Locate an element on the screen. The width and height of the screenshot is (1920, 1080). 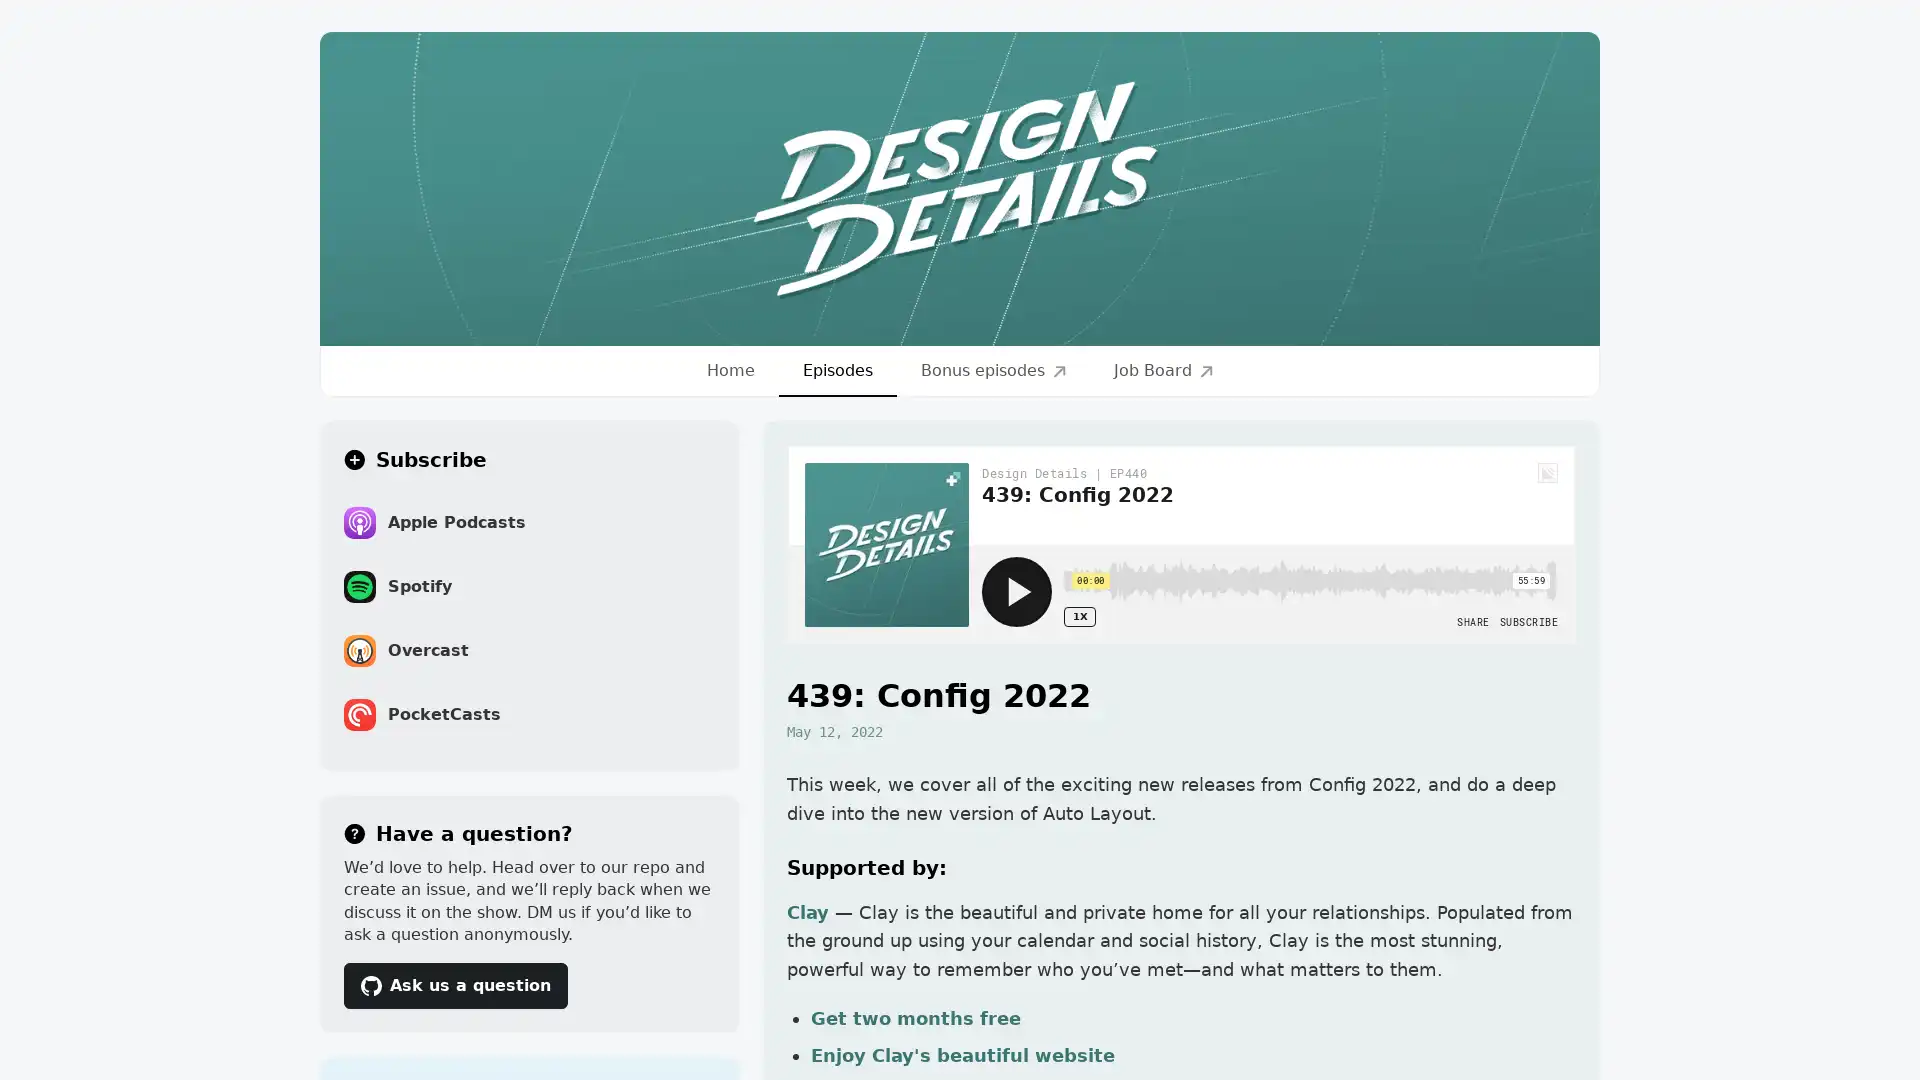
Ask us a question is located at coordinates (455, 983).